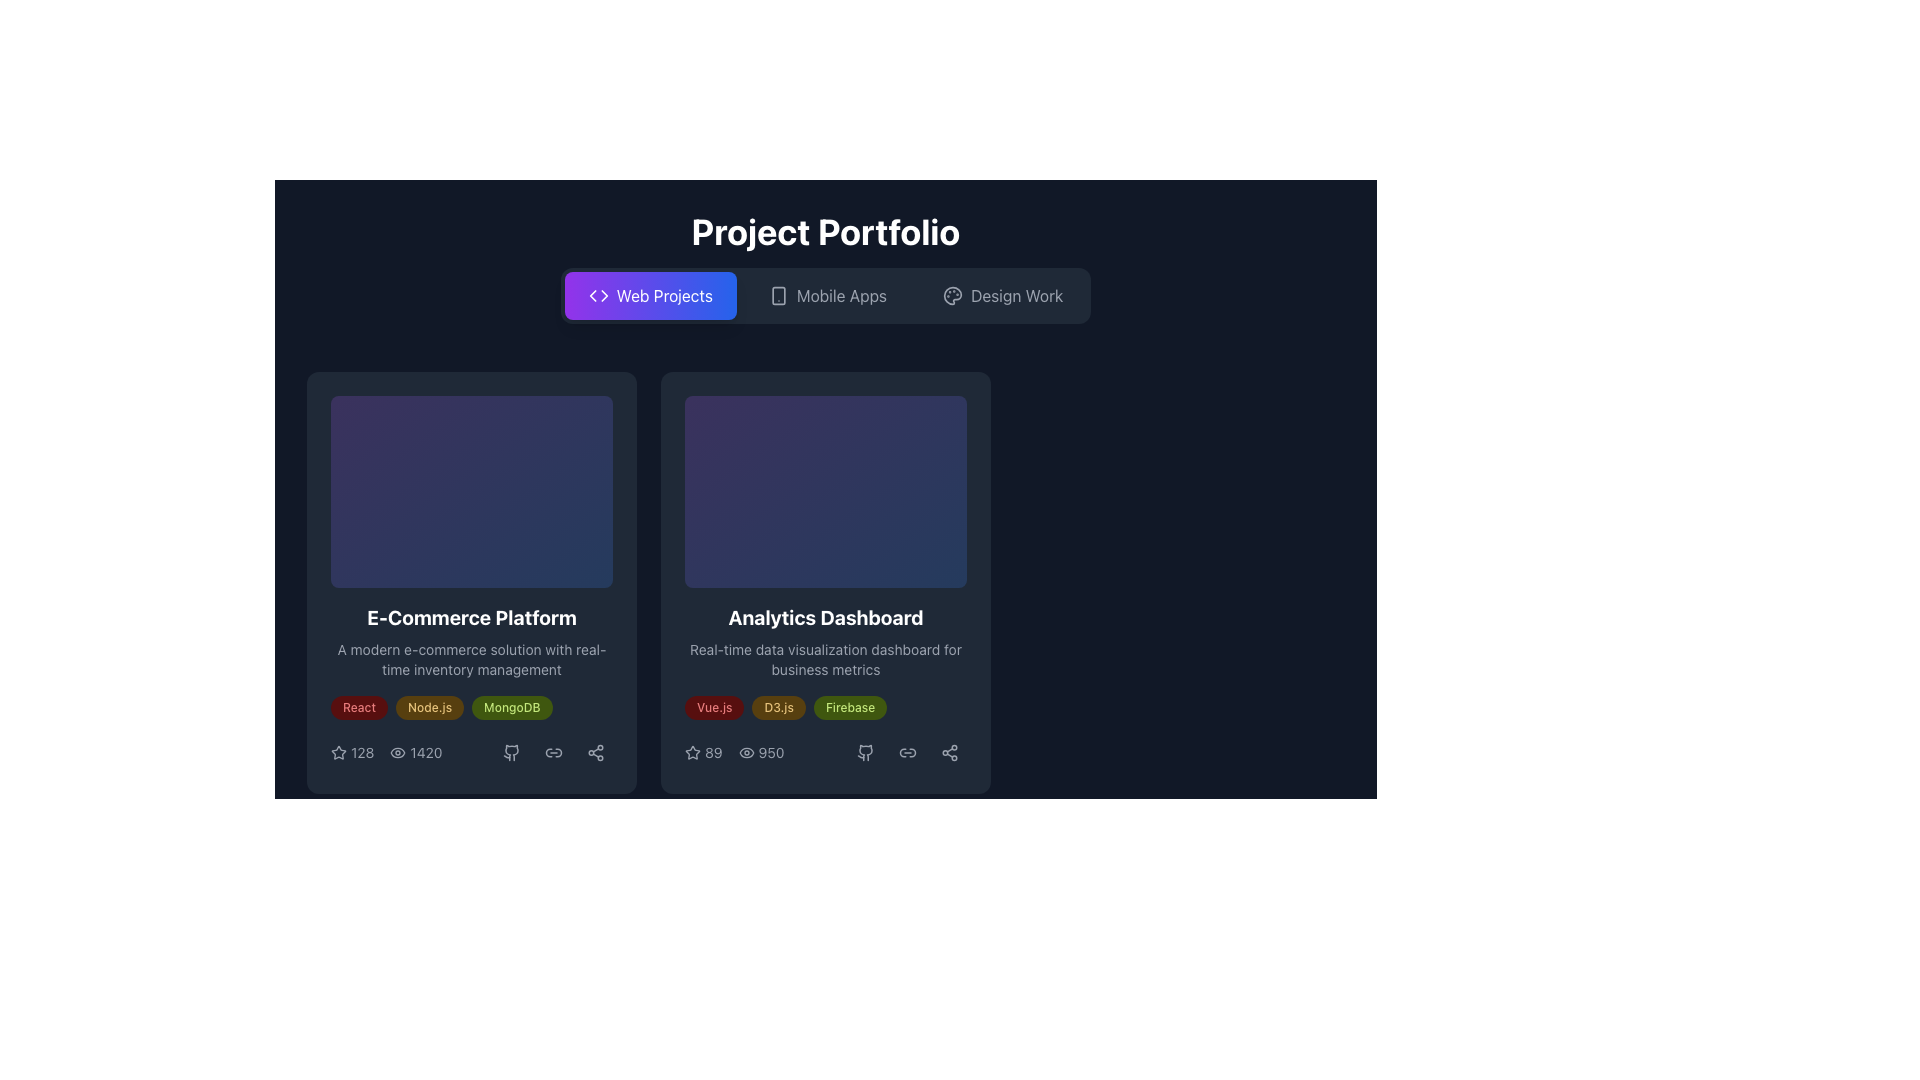 The width and height of the screenshot is (1920, 1080). What do you see at coordinates (398, 752) in the screenshot?
I see `the eye icon representing the 'view count' located to the left of the number '1420' in the lower section of the first card labeled 'E-Commerce Platform'` at bounding box center [398, 752].